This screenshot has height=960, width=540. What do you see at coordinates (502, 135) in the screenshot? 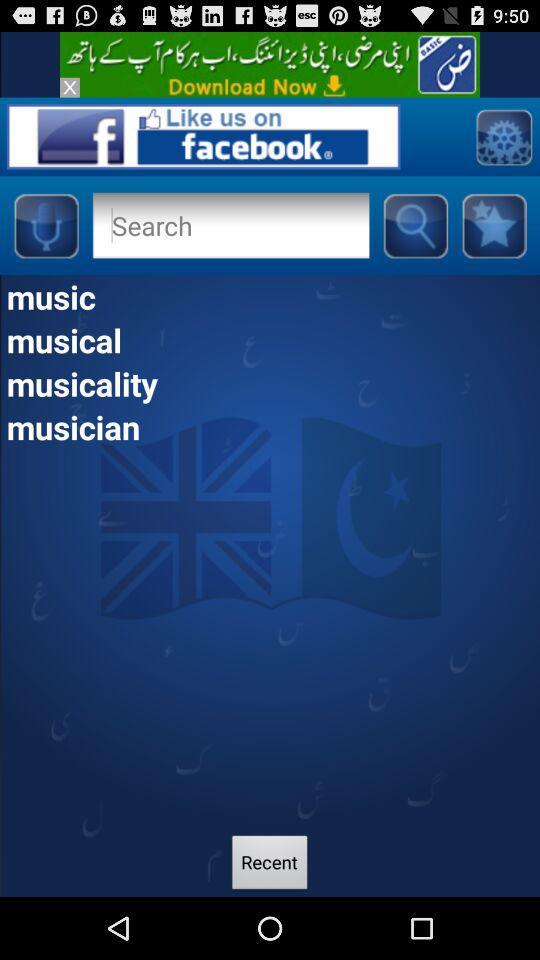
I see `the settings button on the web page` at bounding box center [502, 135].